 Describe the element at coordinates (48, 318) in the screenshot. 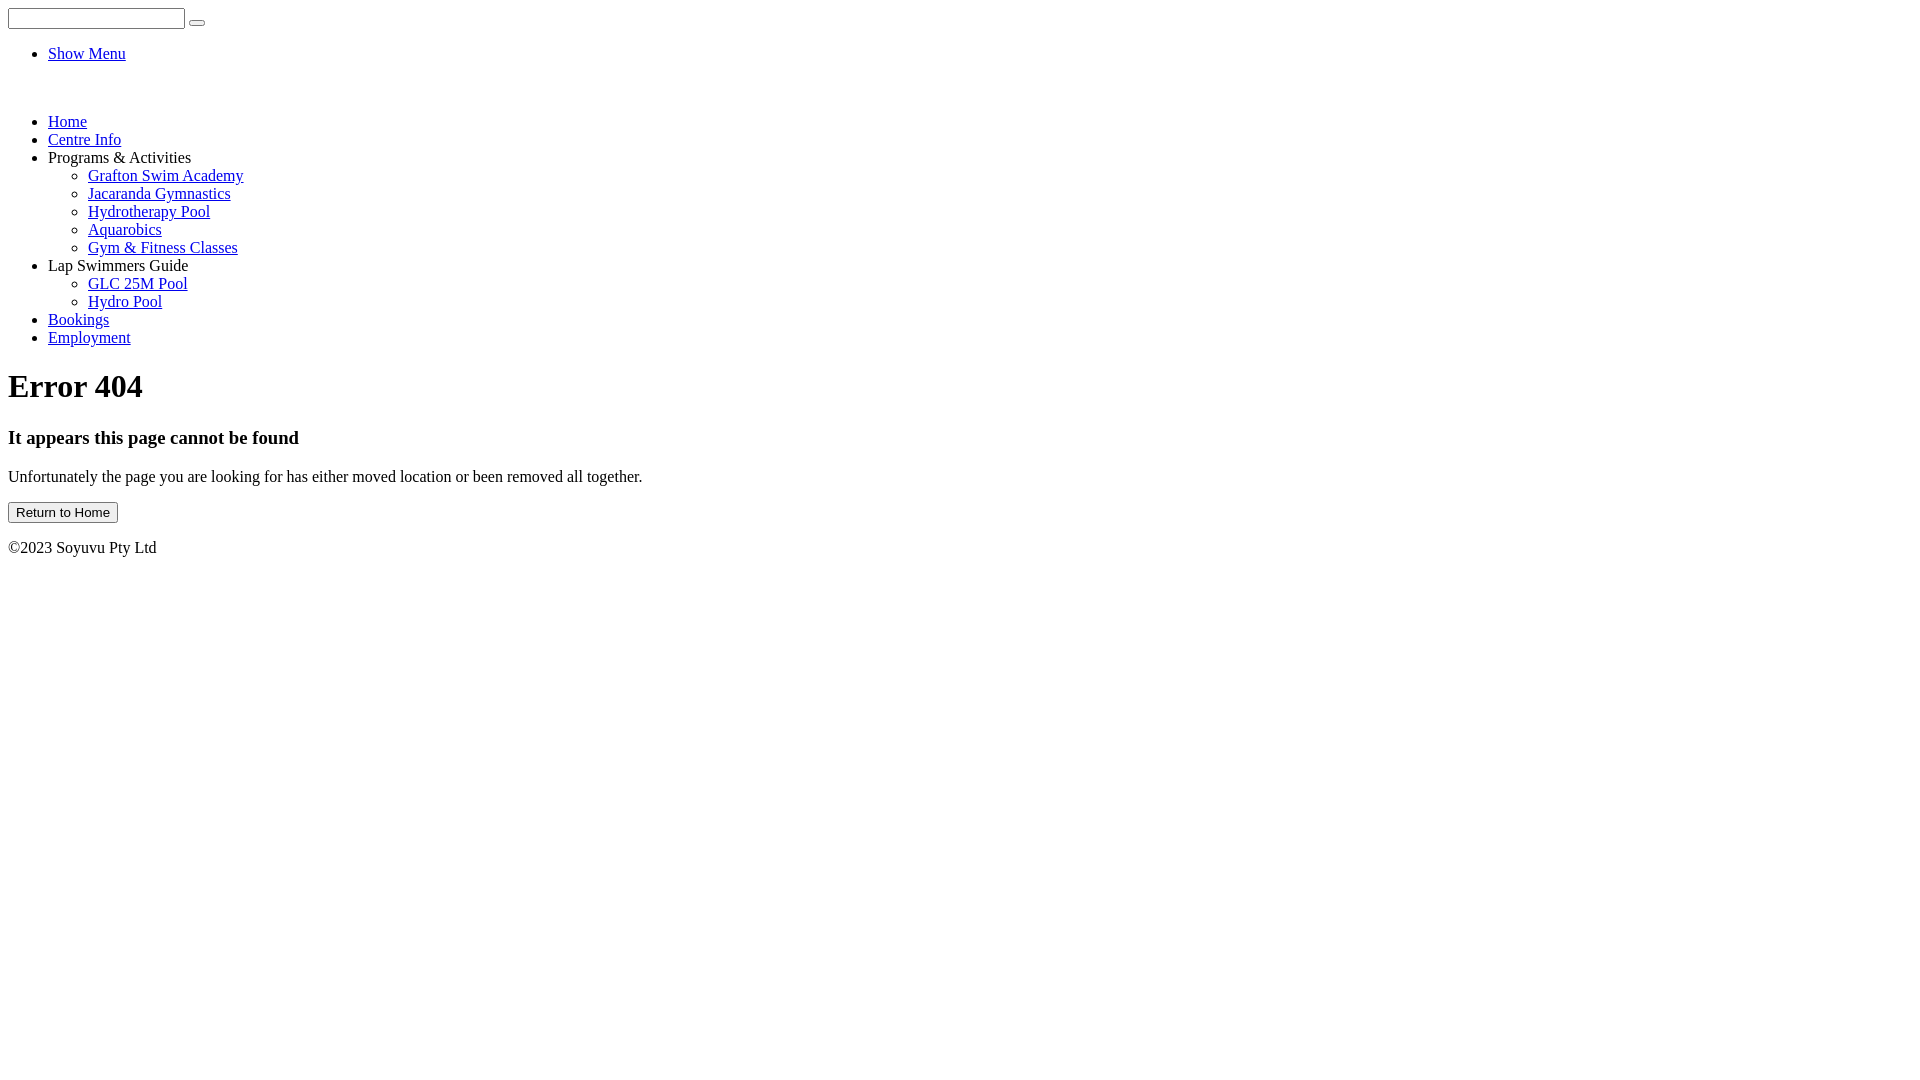

I see `'Bookings'` at that location.